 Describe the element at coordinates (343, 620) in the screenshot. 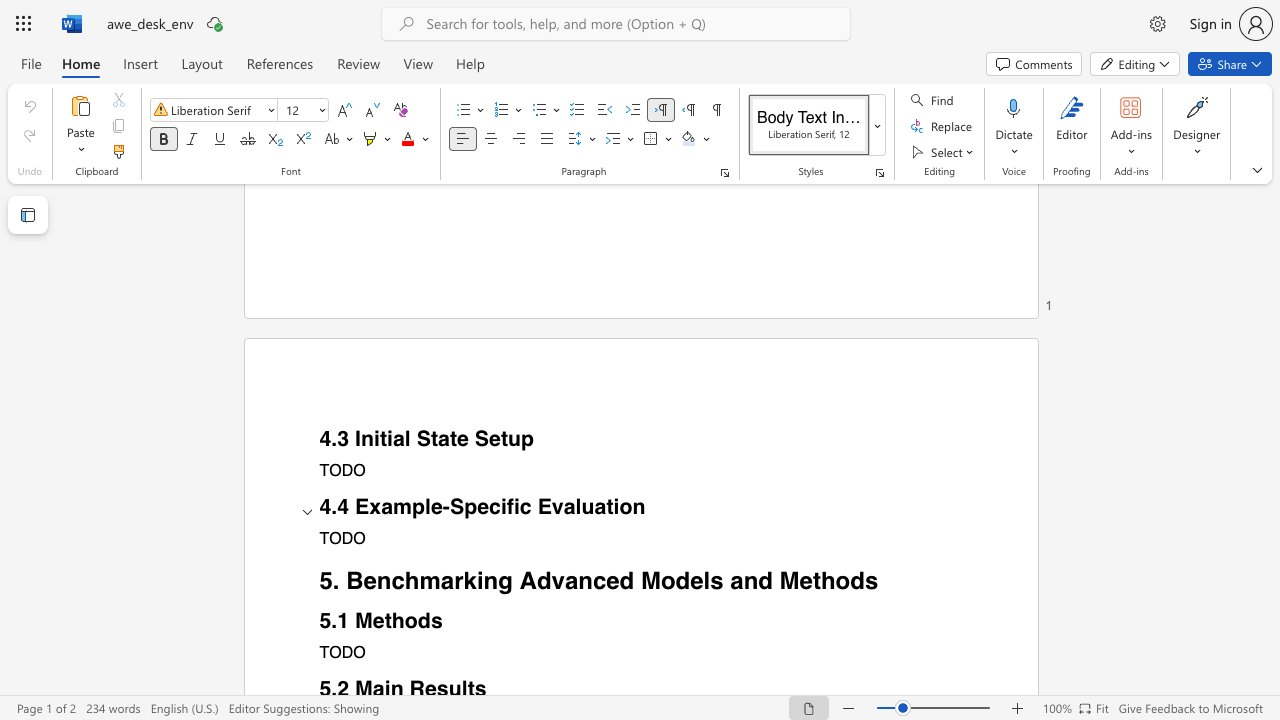

I see `the 1th character "1" in the text` at that location.